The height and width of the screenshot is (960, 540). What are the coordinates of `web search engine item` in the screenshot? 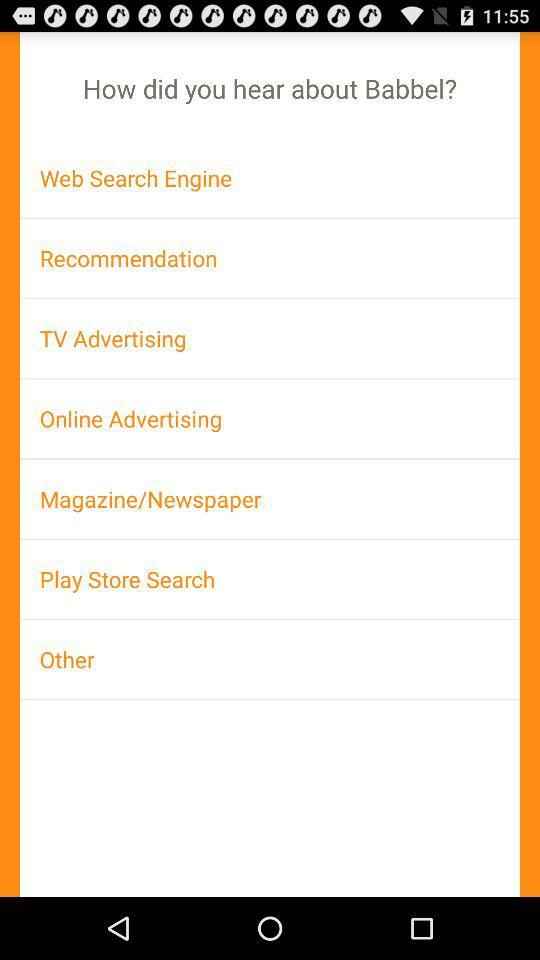 It's located at (270, 177).